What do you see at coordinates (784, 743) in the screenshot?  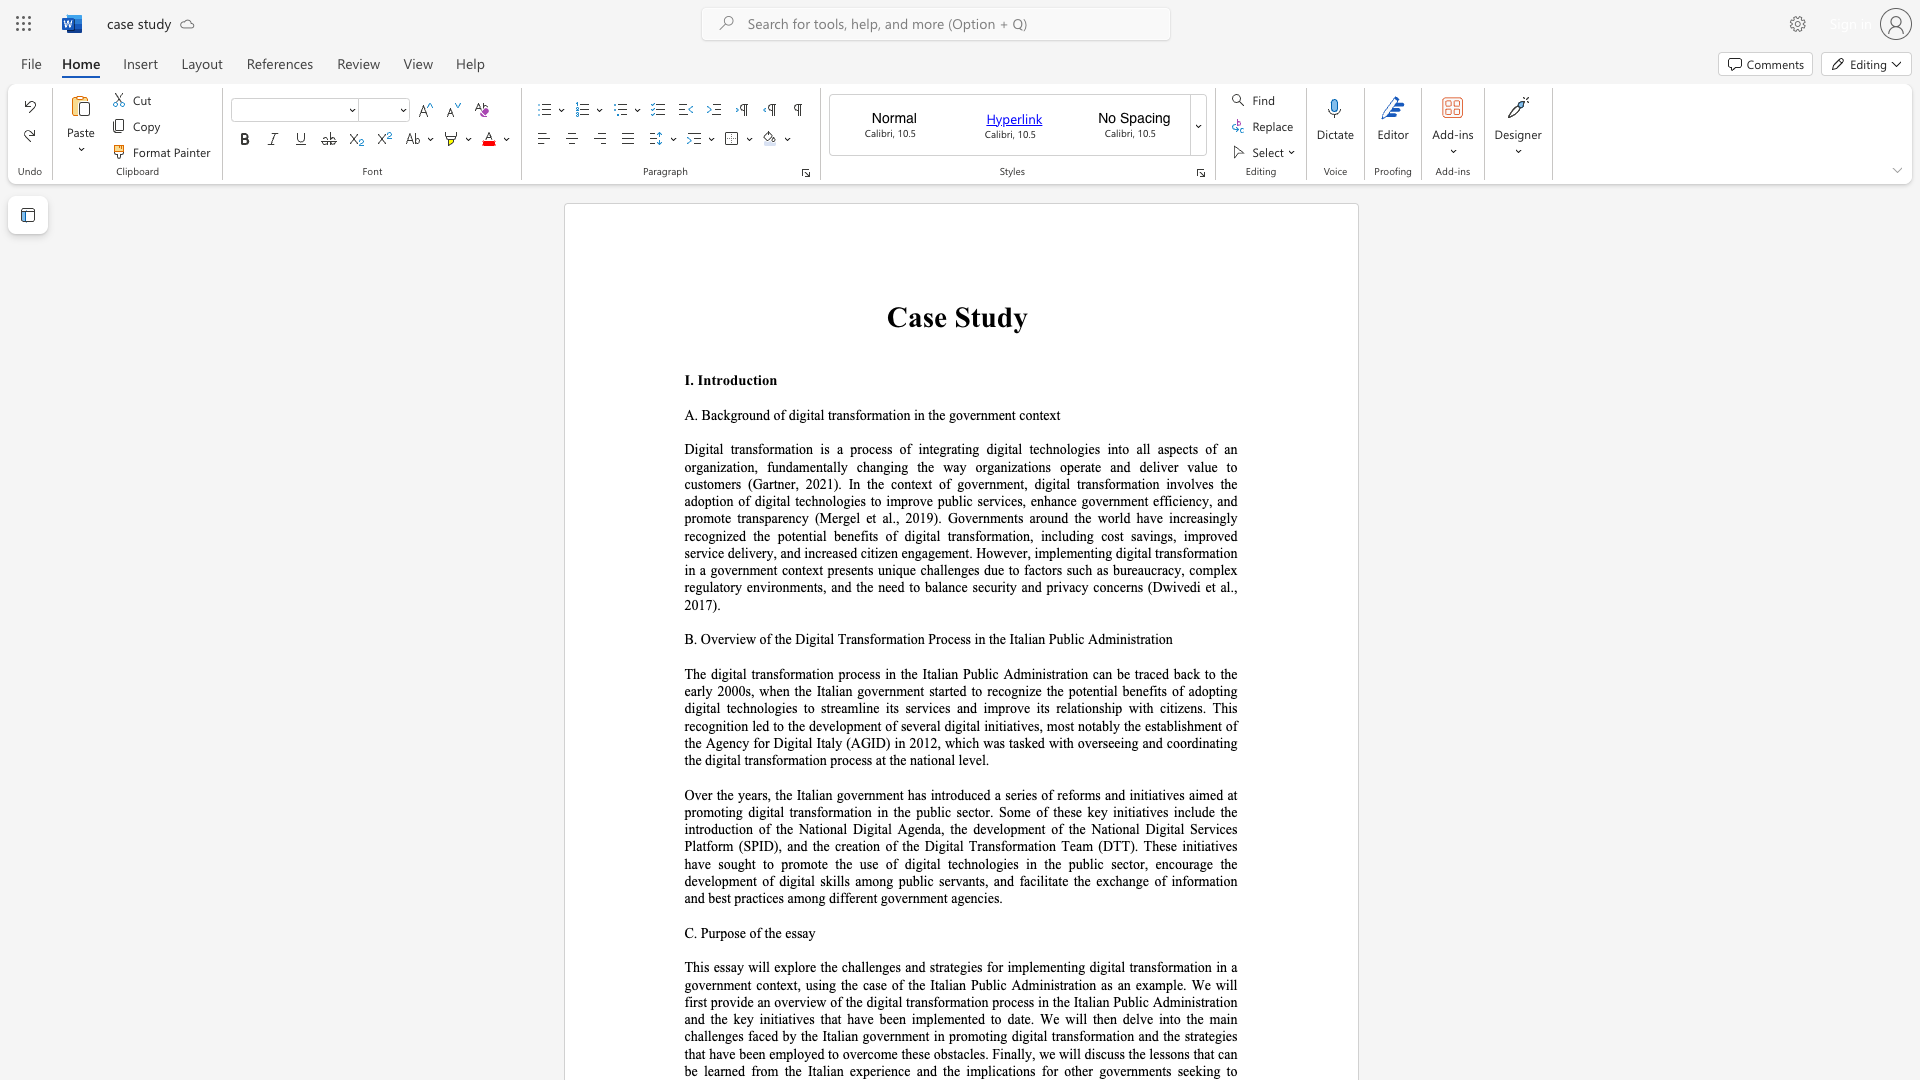 I see `the 38th character "i" in the text` at bounding box center [784, 743].